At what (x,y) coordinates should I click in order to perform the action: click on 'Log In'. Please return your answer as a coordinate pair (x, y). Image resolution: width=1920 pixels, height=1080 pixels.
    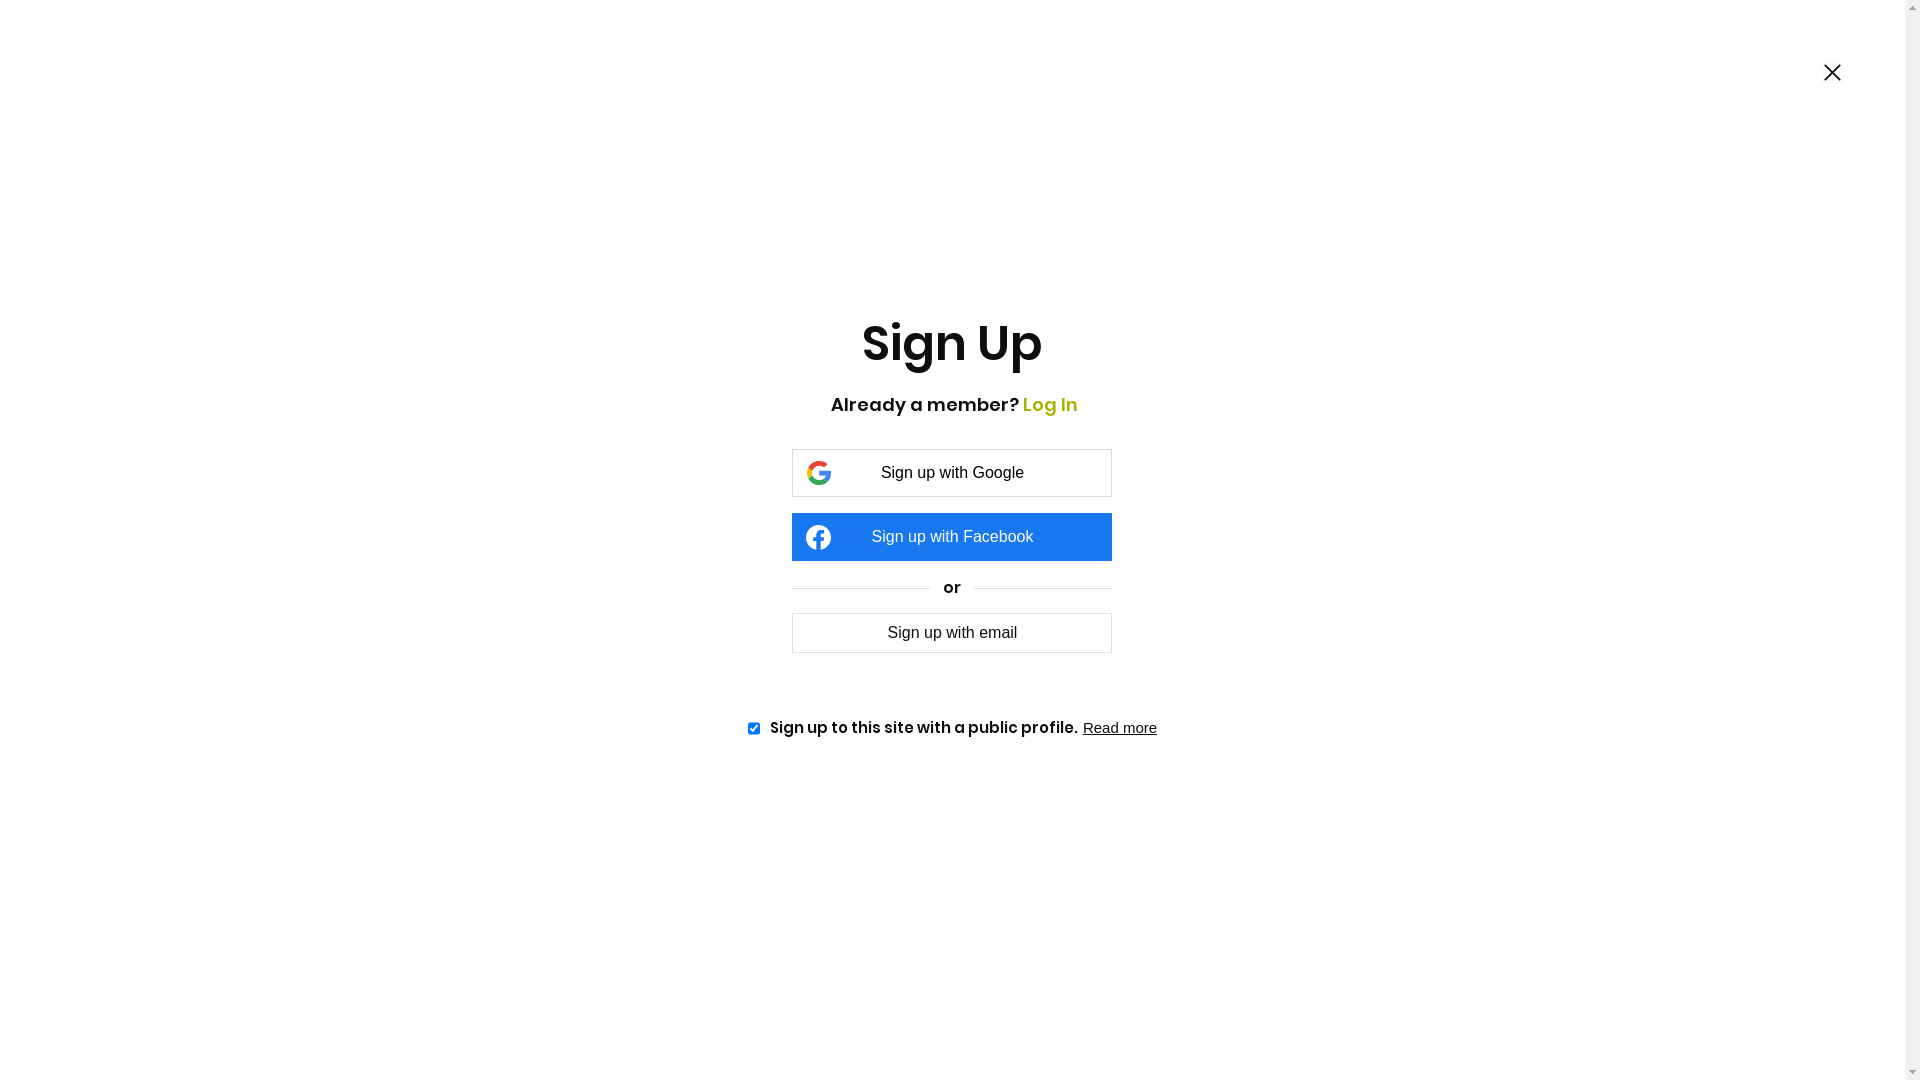
    Looking at the image, I should click on (1022, 404).